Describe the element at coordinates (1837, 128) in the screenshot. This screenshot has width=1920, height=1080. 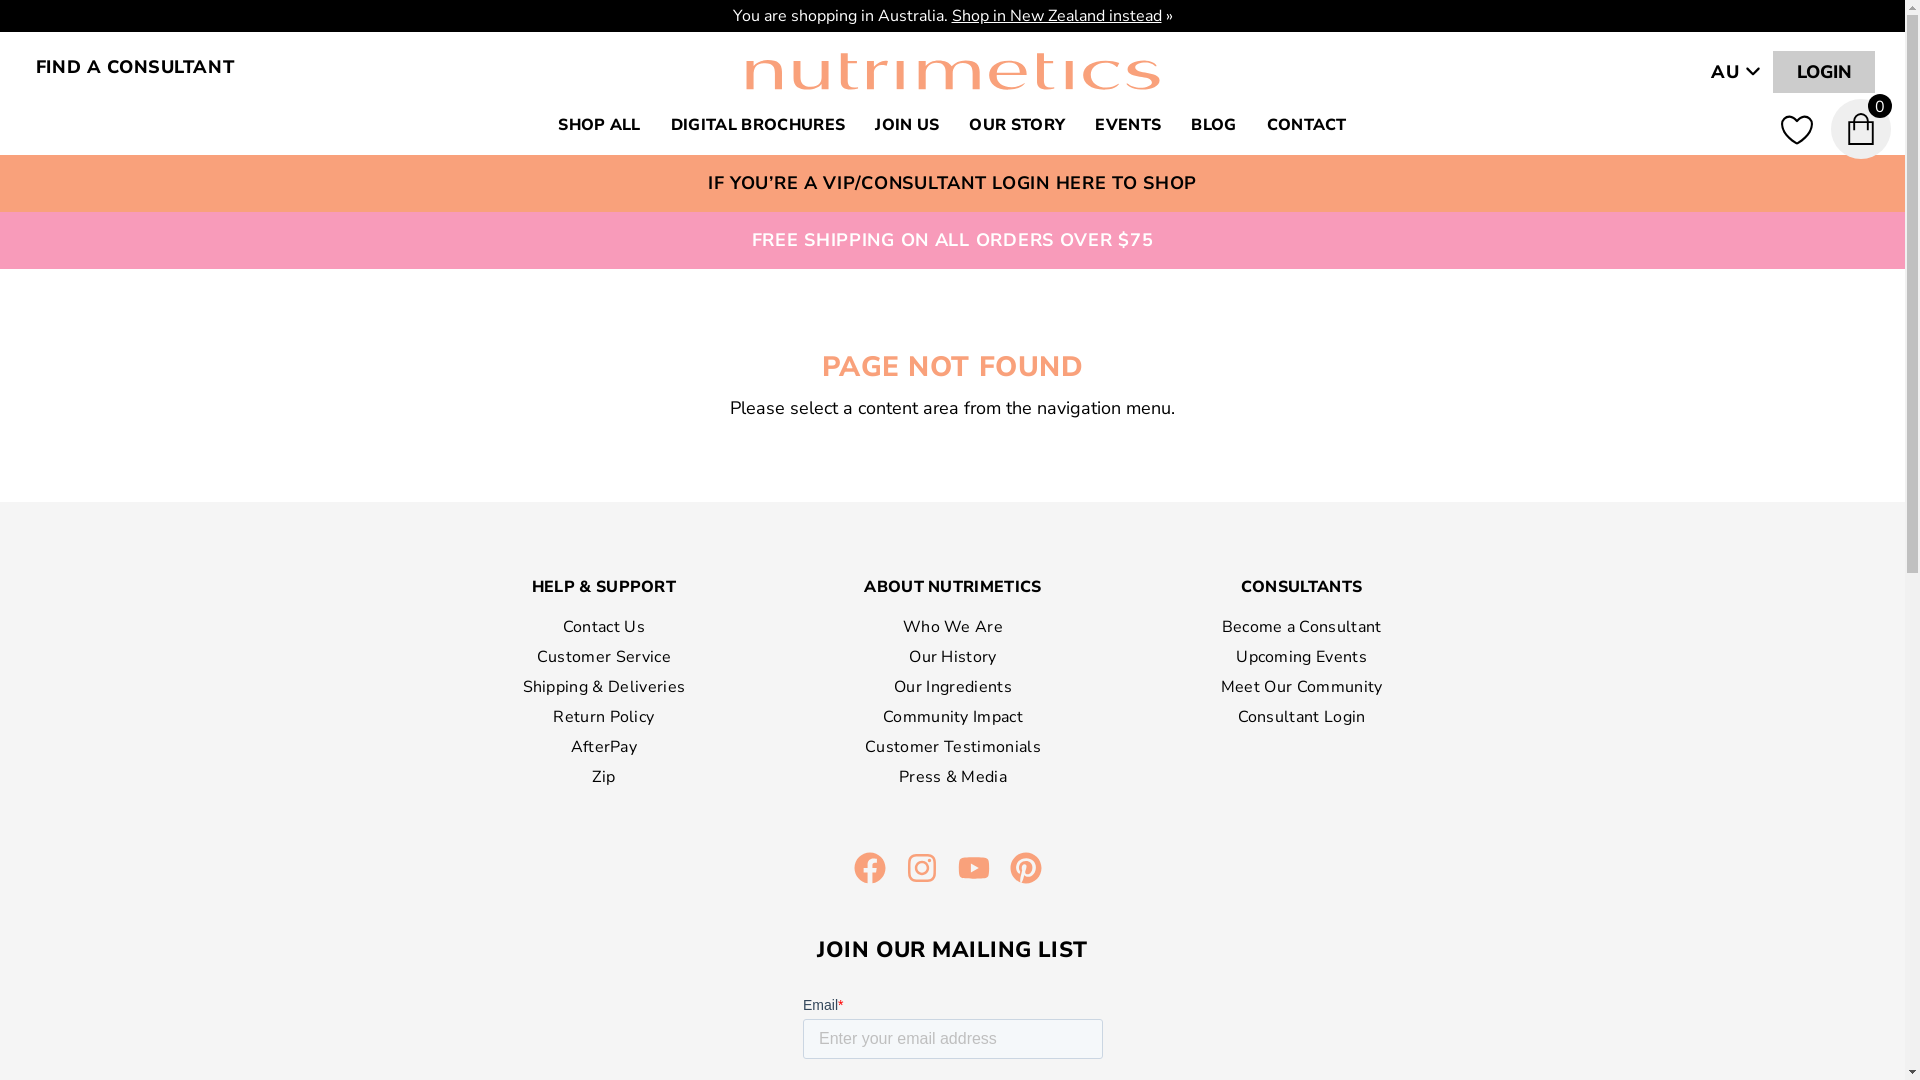
I see `'0'` at that location.